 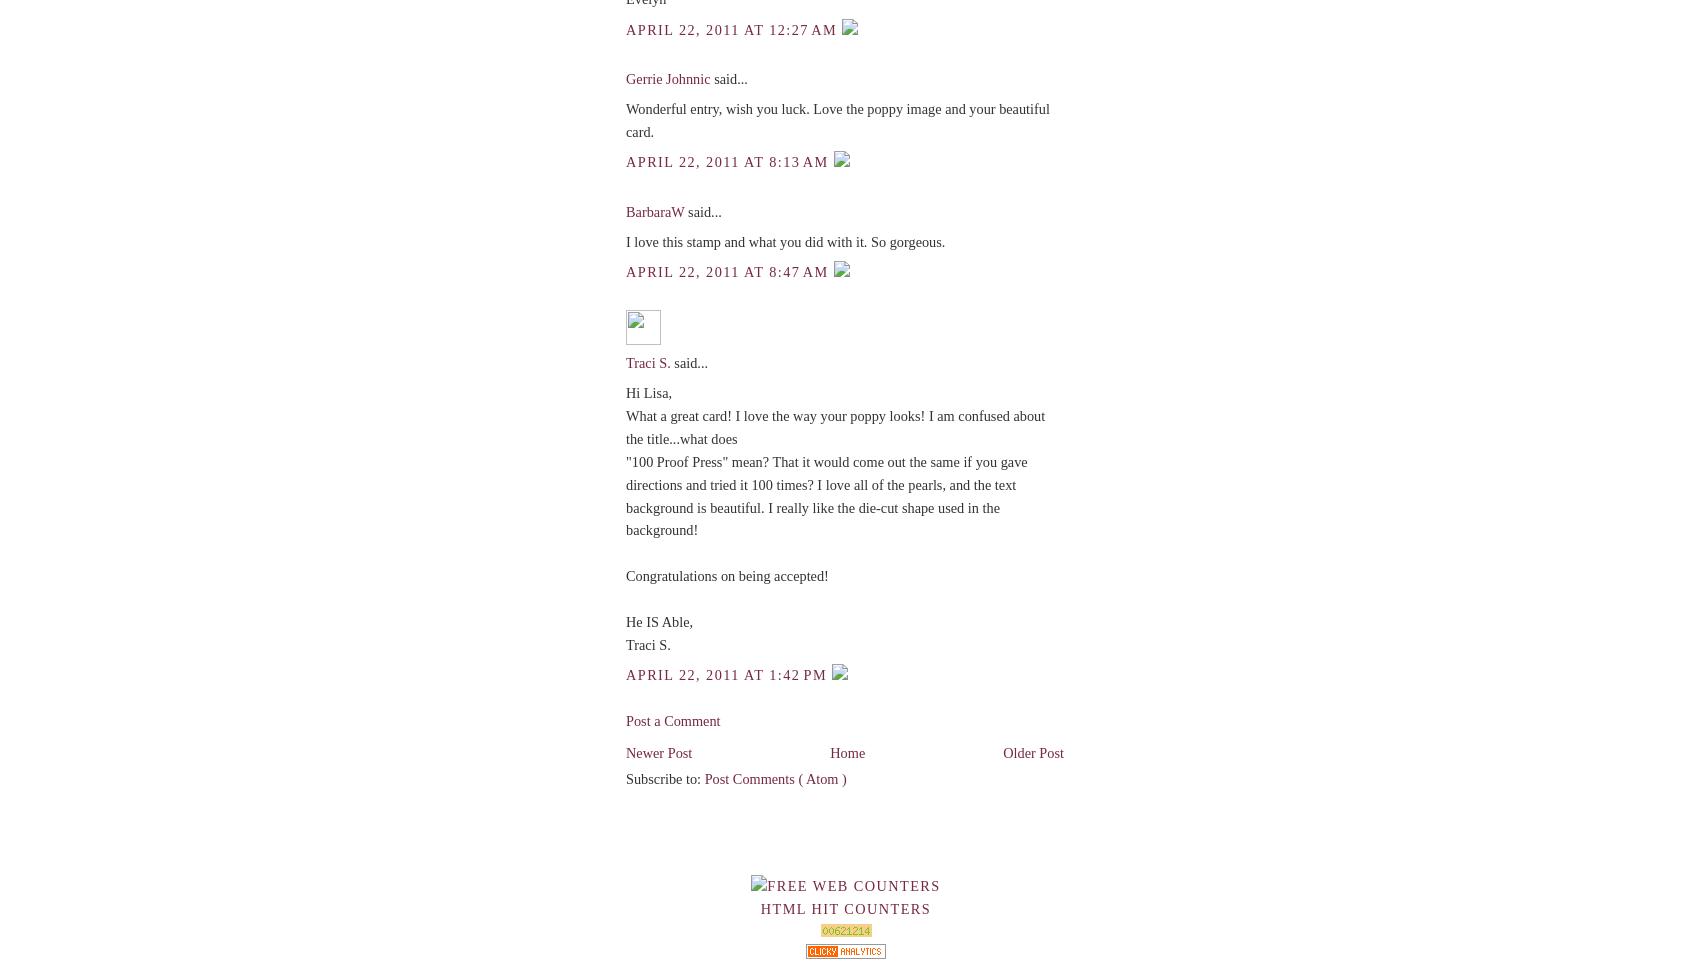 What do you see at coordinates (845, 909) in the screenshot?
I see `'HTML Hit Counters'` at bounding box center [845, 909].